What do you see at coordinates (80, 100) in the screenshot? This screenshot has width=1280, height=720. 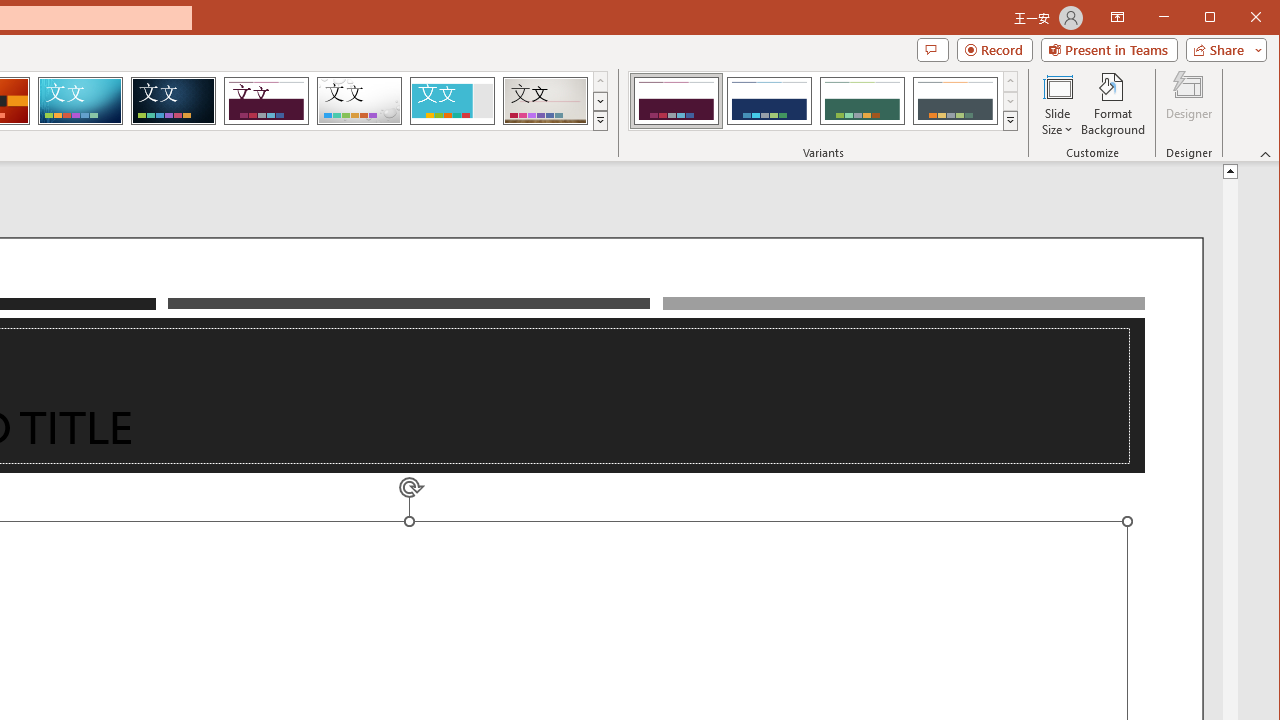 I see `'Circuit'` at bounding box center [80, 100].